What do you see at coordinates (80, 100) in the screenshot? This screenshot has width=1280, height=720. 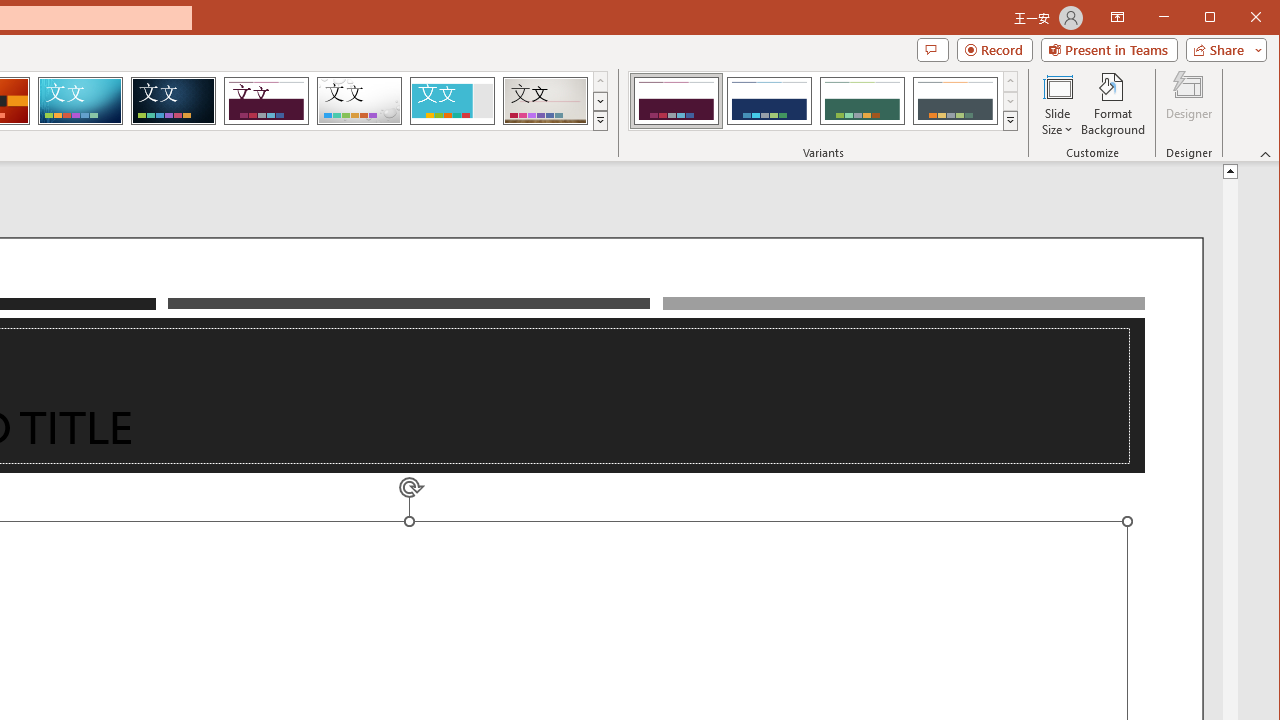 I see `'Circuit'` at bounding box center [80, 100].